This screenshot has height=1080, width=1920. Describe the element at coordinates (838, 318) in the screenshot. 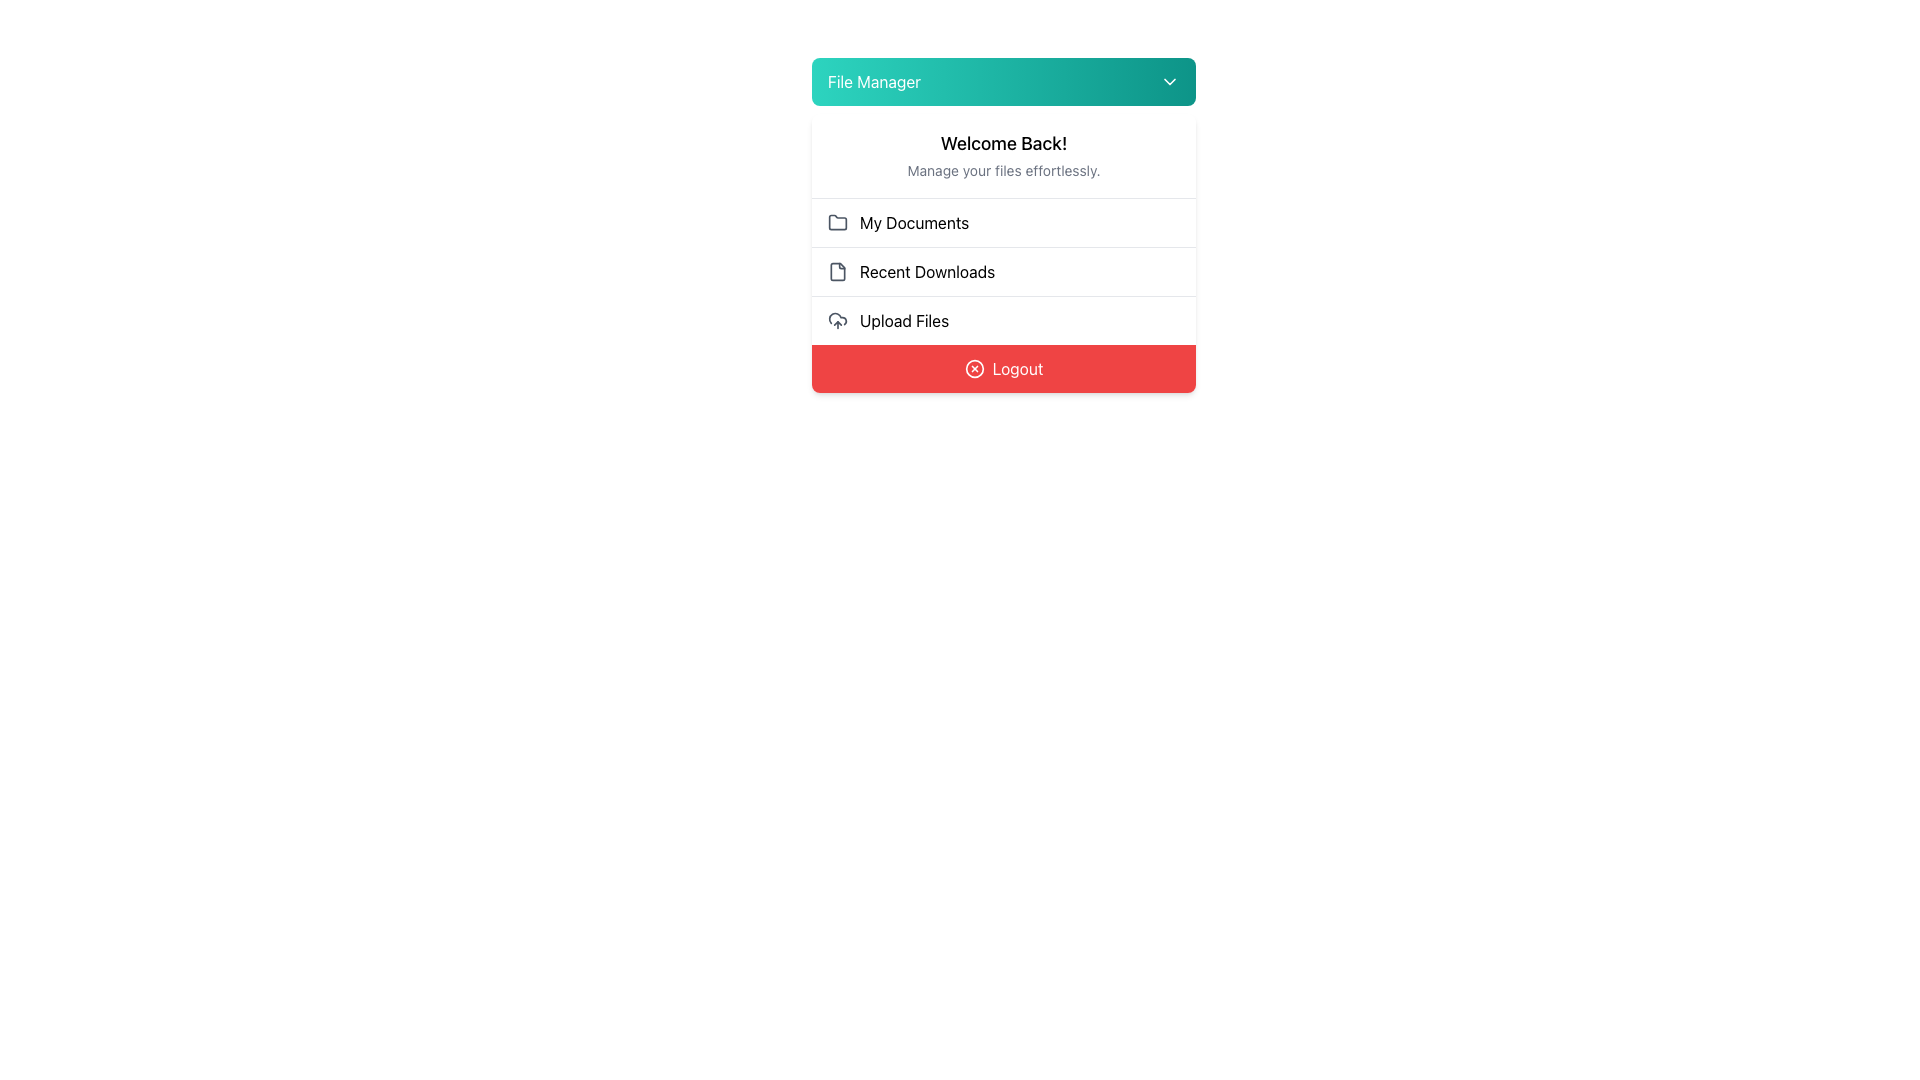

I see `the decorative upload icon in the 'Upload Files' section of the menu` at that location.